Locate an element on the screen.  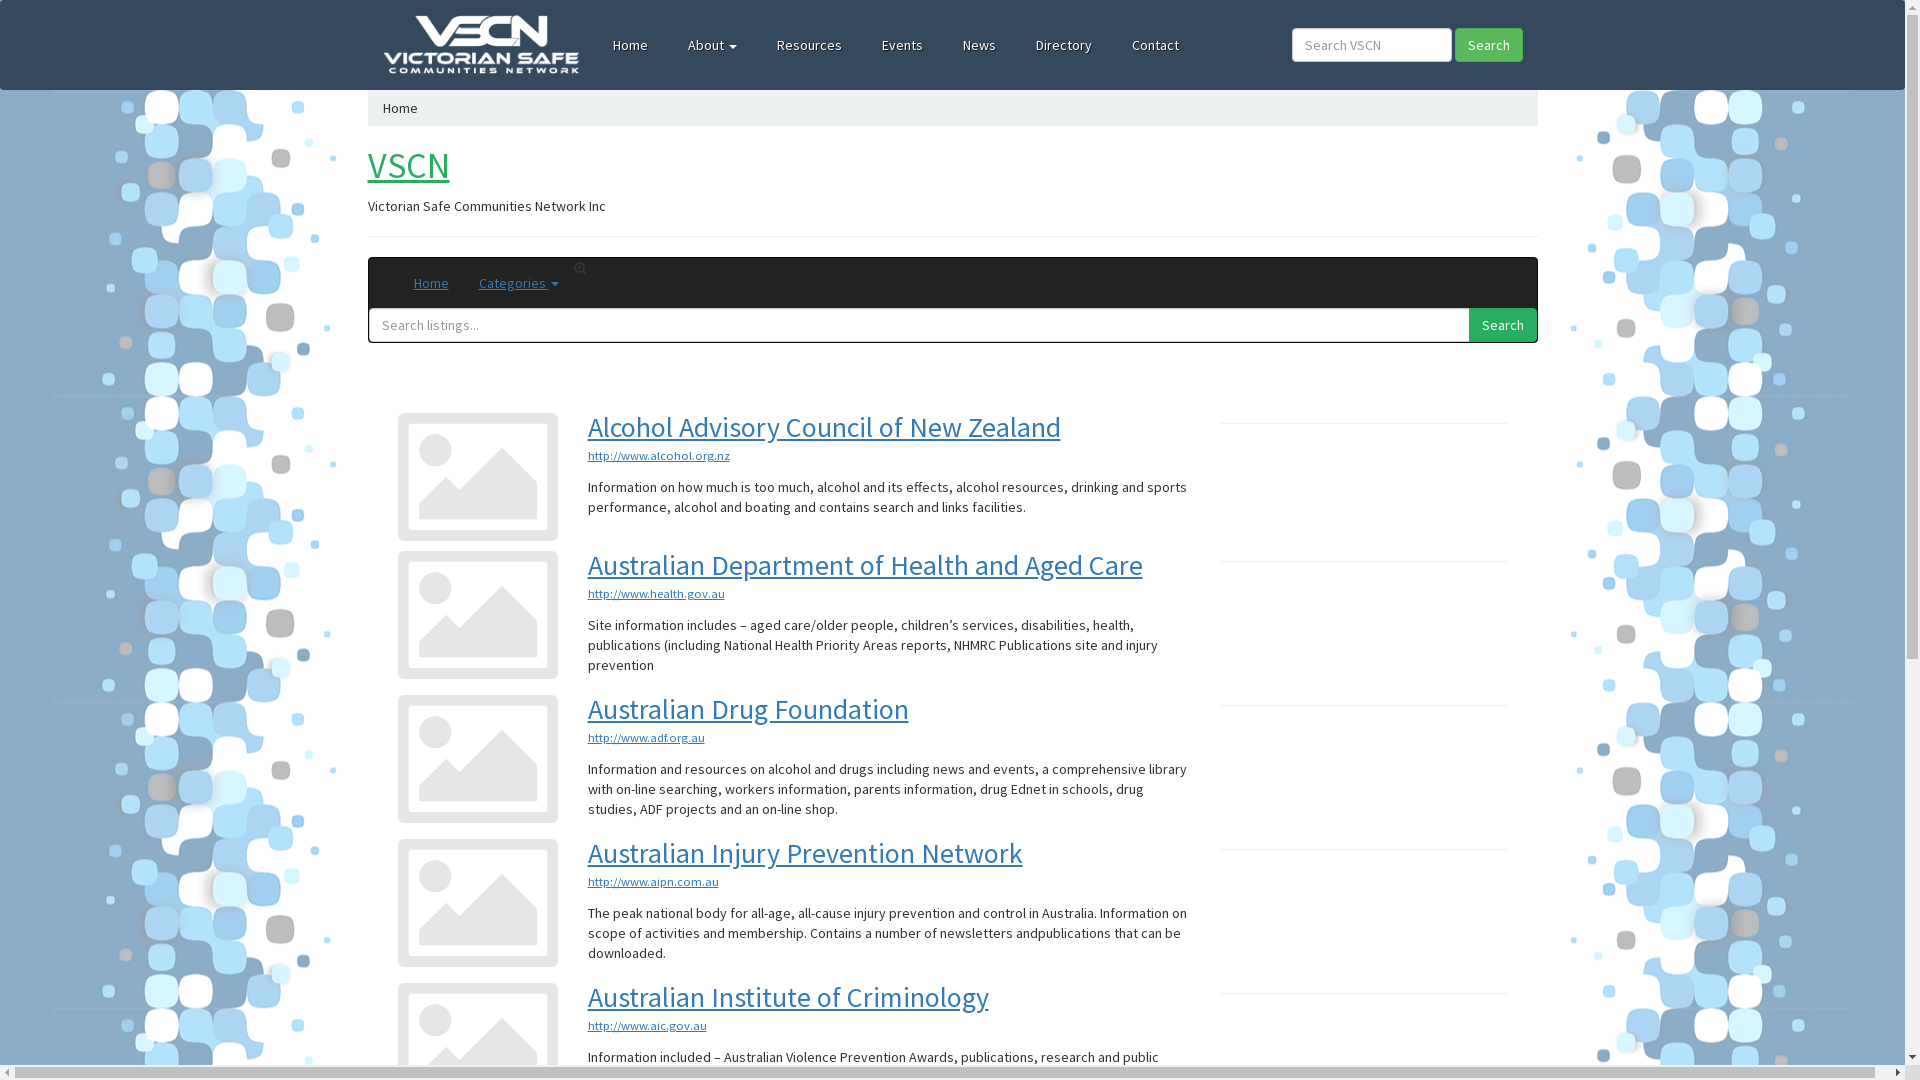
'Directory' is located at coordinates (1063, 45).